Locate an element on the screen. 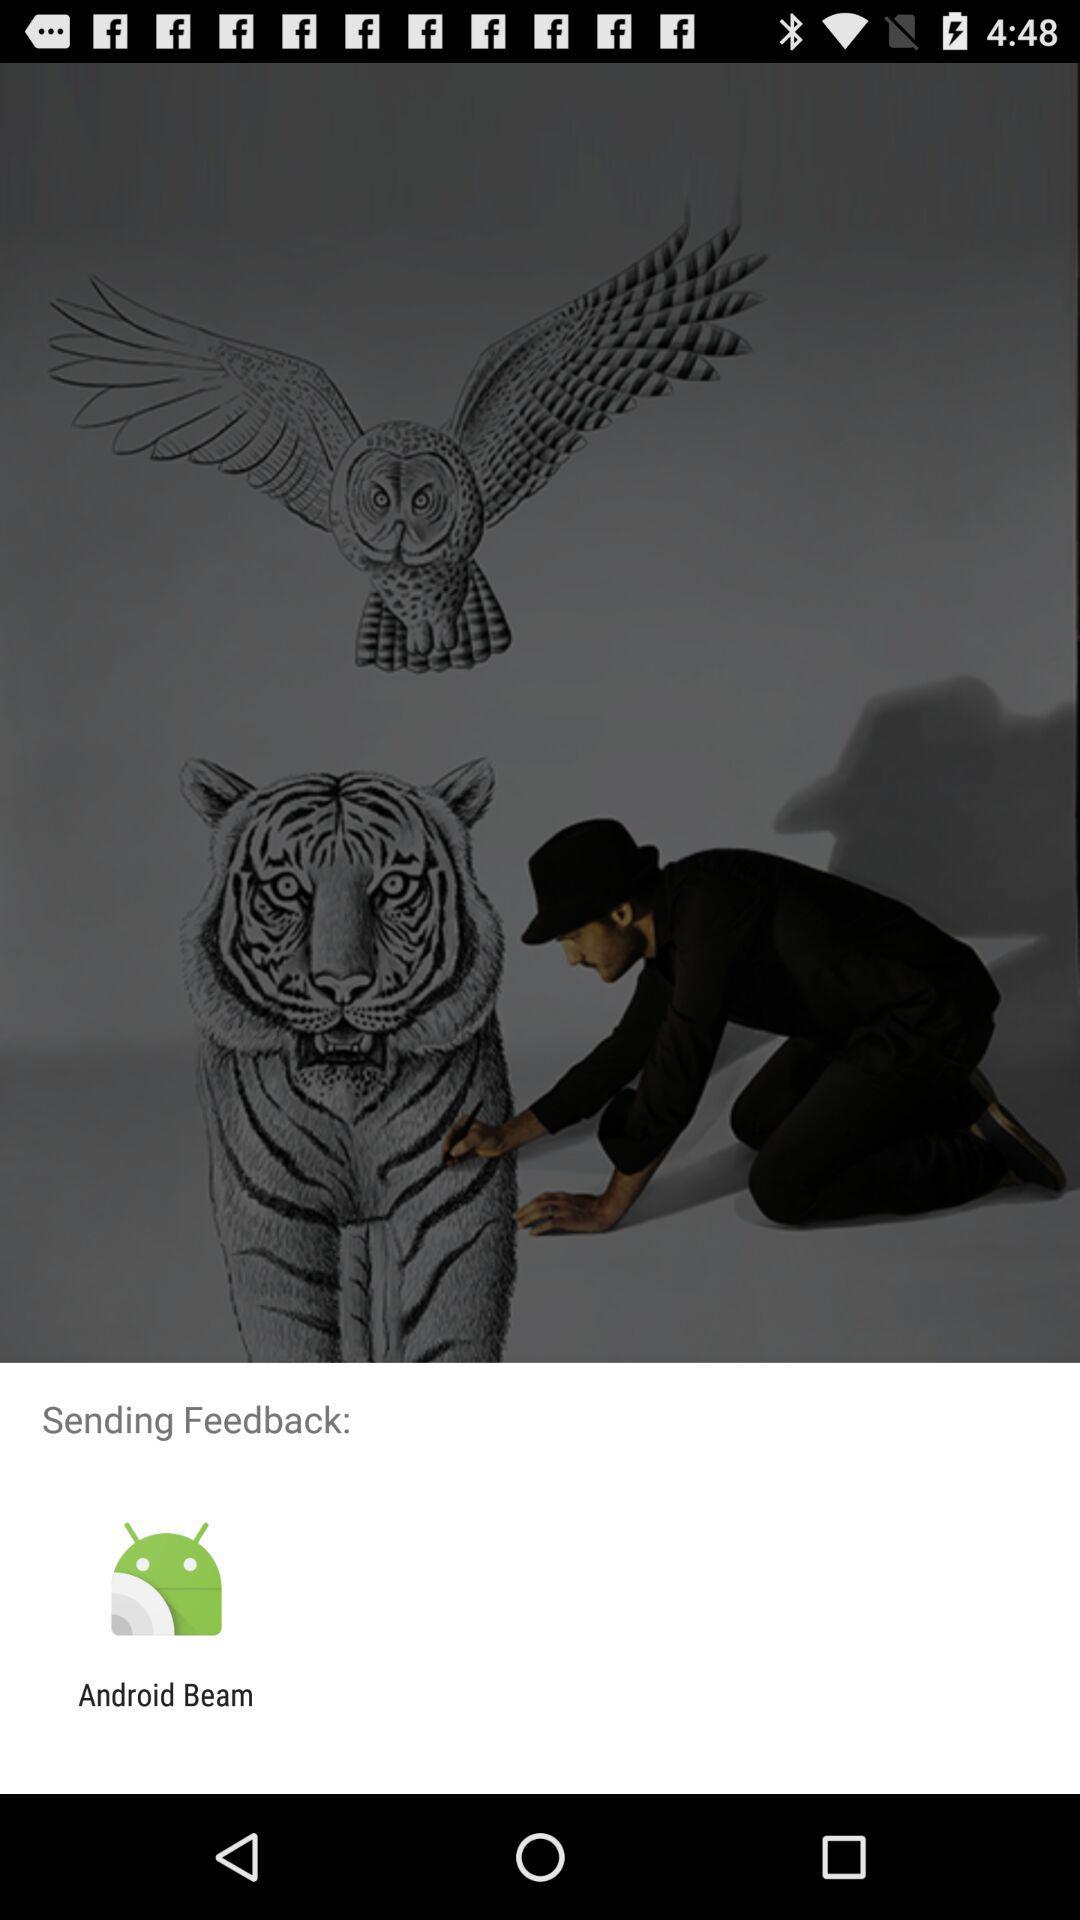  android beam item is located at coordinates (165, 1711).